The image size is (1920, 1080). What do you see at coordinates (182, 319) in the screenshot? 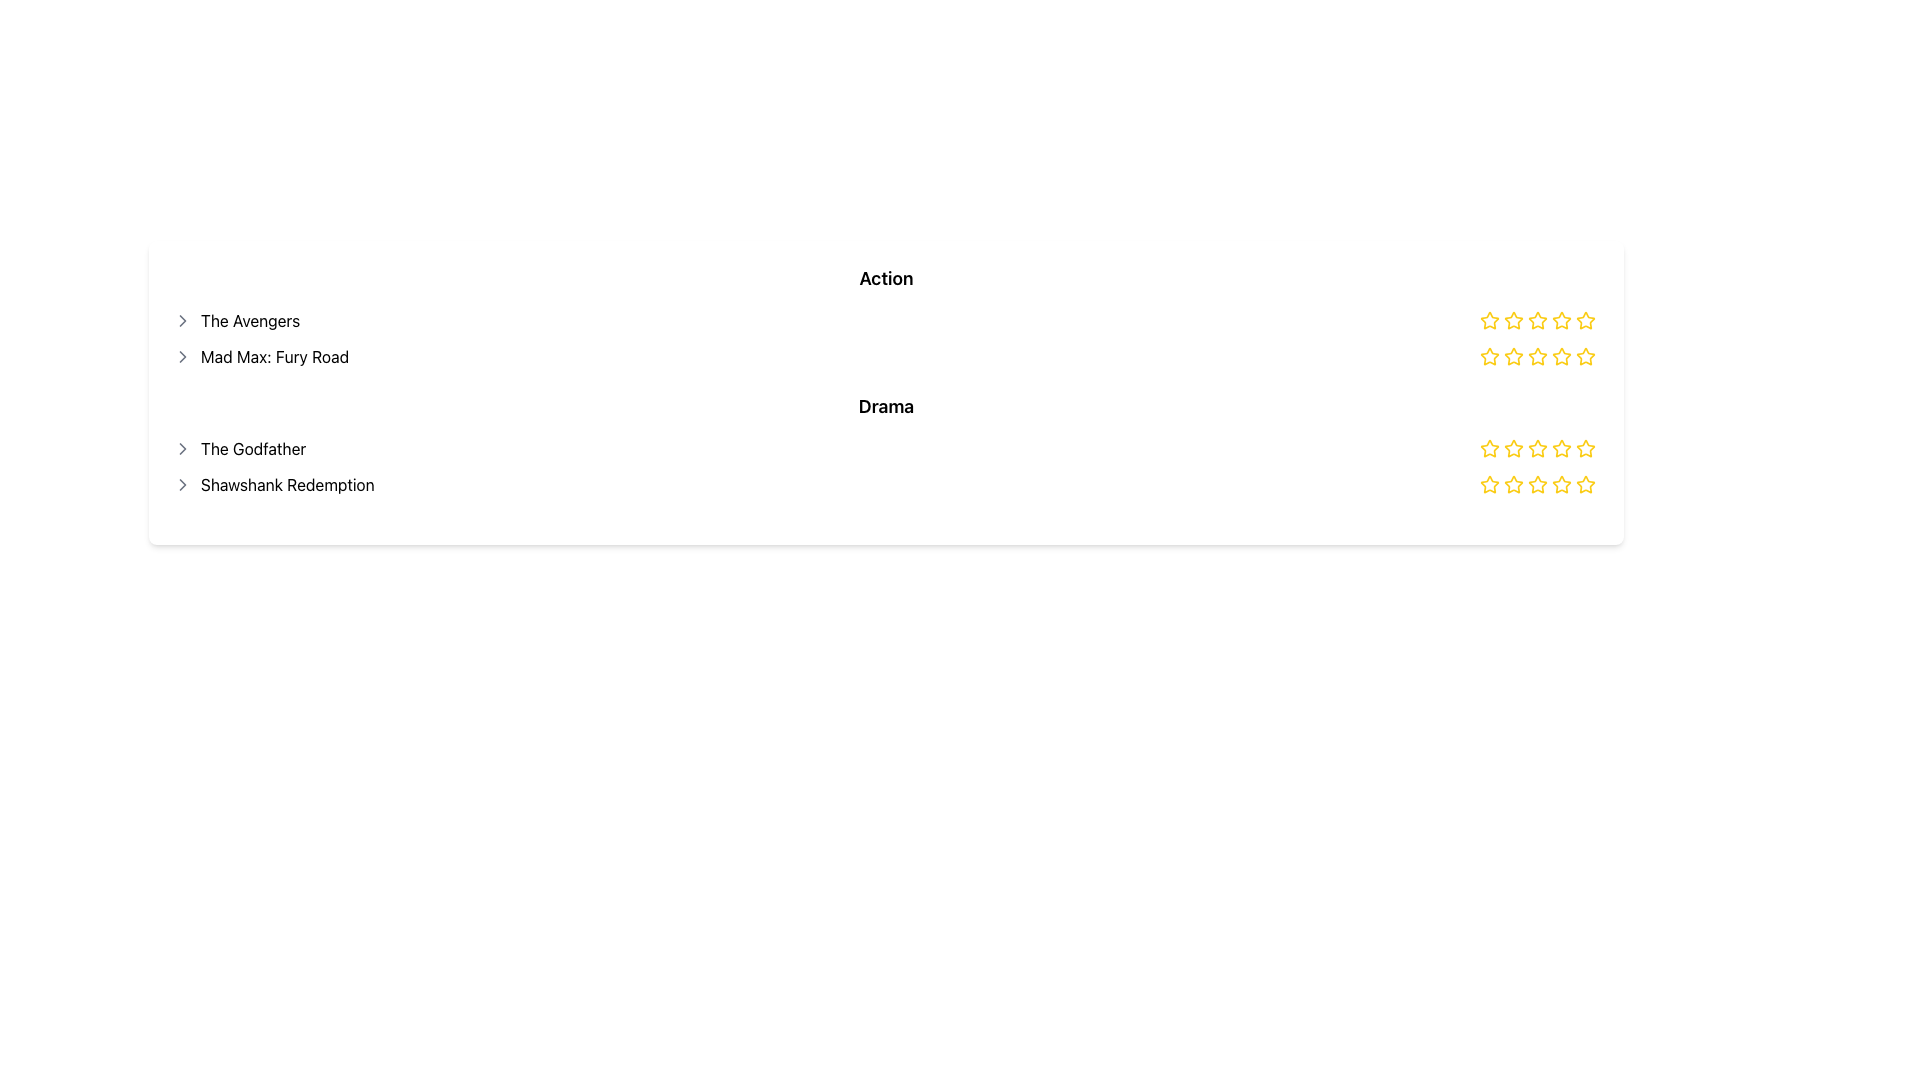
I see `the right-pointing gray chevron icon located to the left of the text 'The Avengers'` at bounding box center [182, 319].